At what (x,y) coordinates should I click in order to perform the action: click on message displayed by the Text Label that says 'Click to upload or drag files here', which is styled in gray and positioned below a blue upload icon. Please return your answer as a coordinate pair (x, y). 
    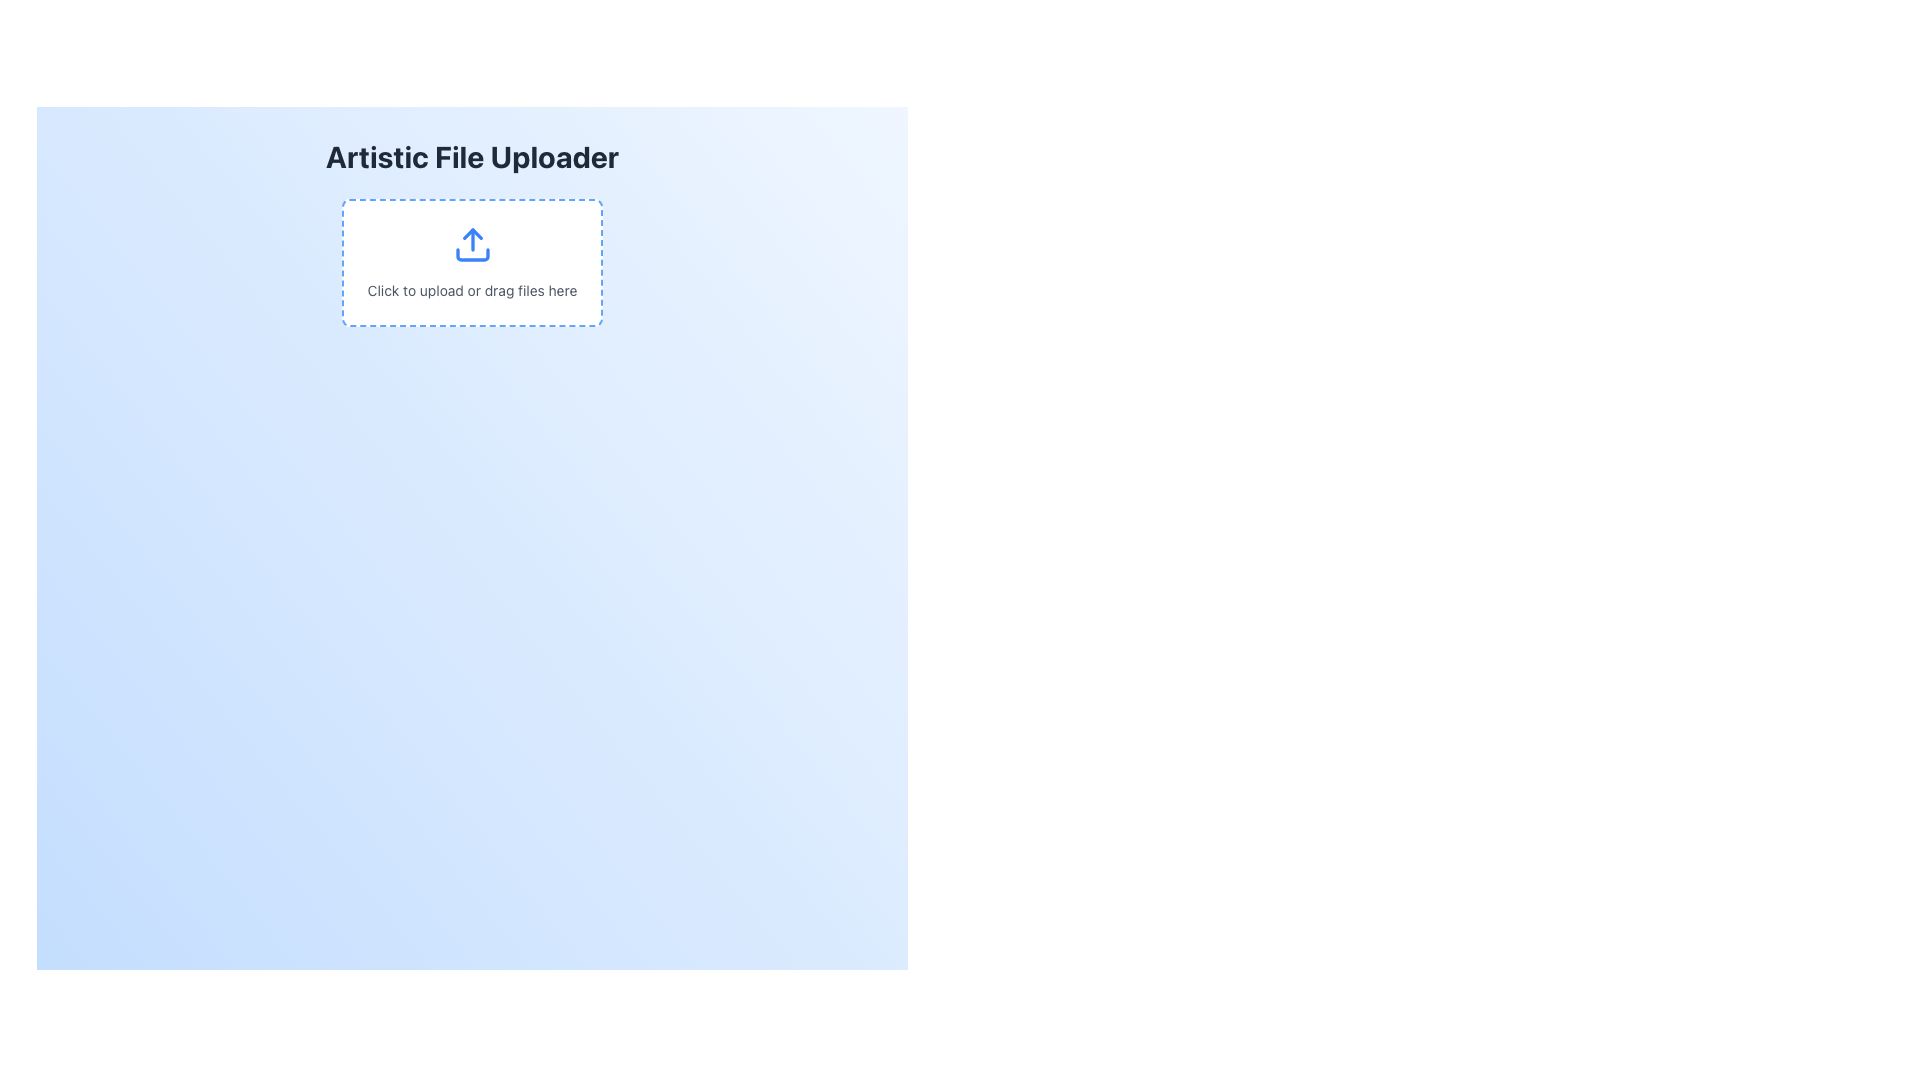
    Looking at the image, I should click on (471, 290).